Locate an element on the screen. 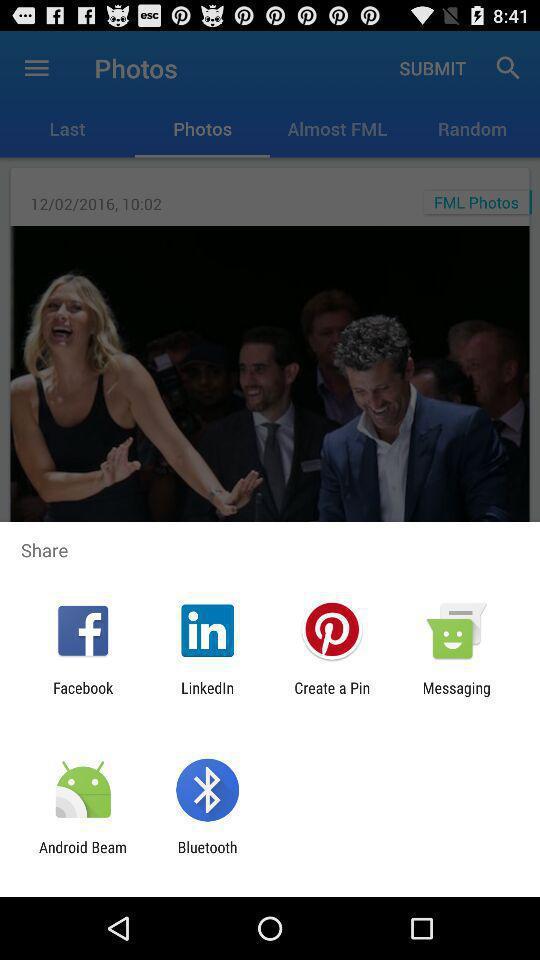 Image resolution: width=540 pixels, height=960 pixels. android beam app is located at coordinates (82, 855).